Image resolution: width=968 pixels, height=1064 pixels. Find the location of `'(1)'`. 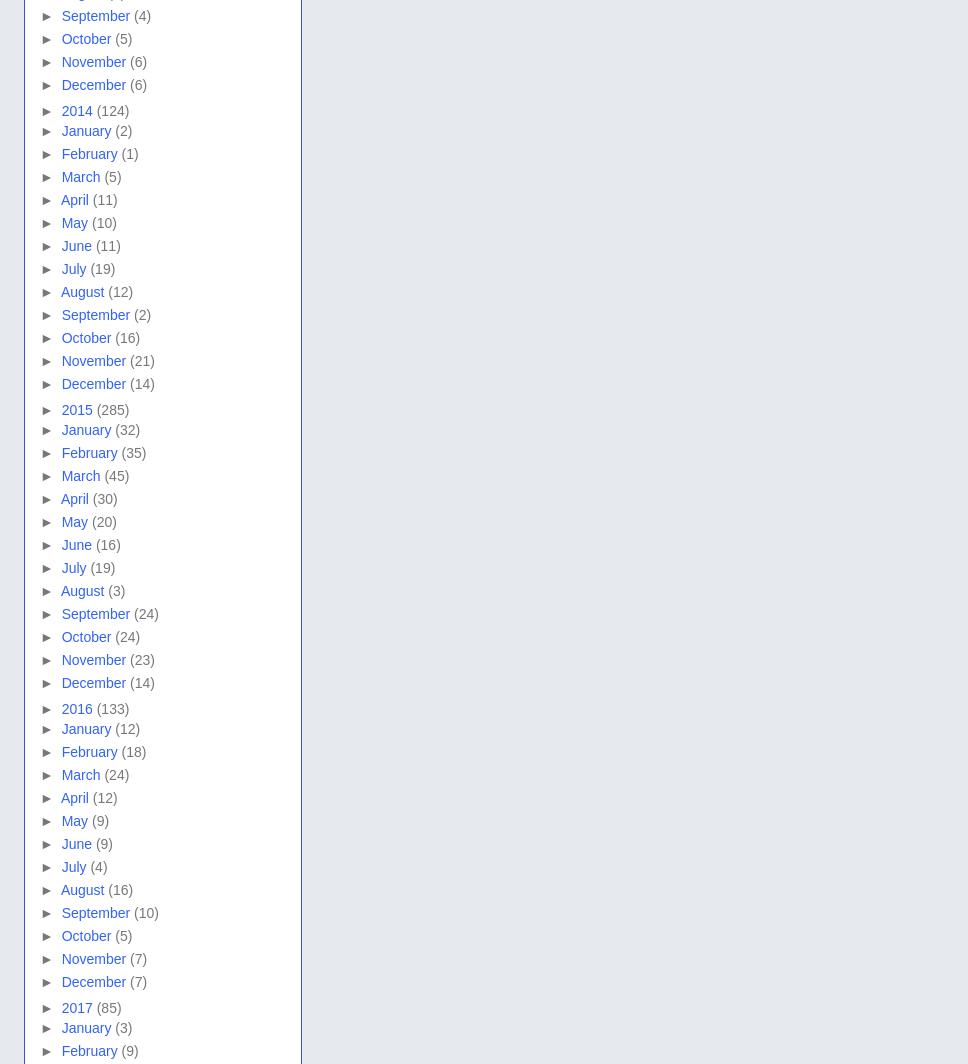

'(1)' is located at coordinates (128, 153).